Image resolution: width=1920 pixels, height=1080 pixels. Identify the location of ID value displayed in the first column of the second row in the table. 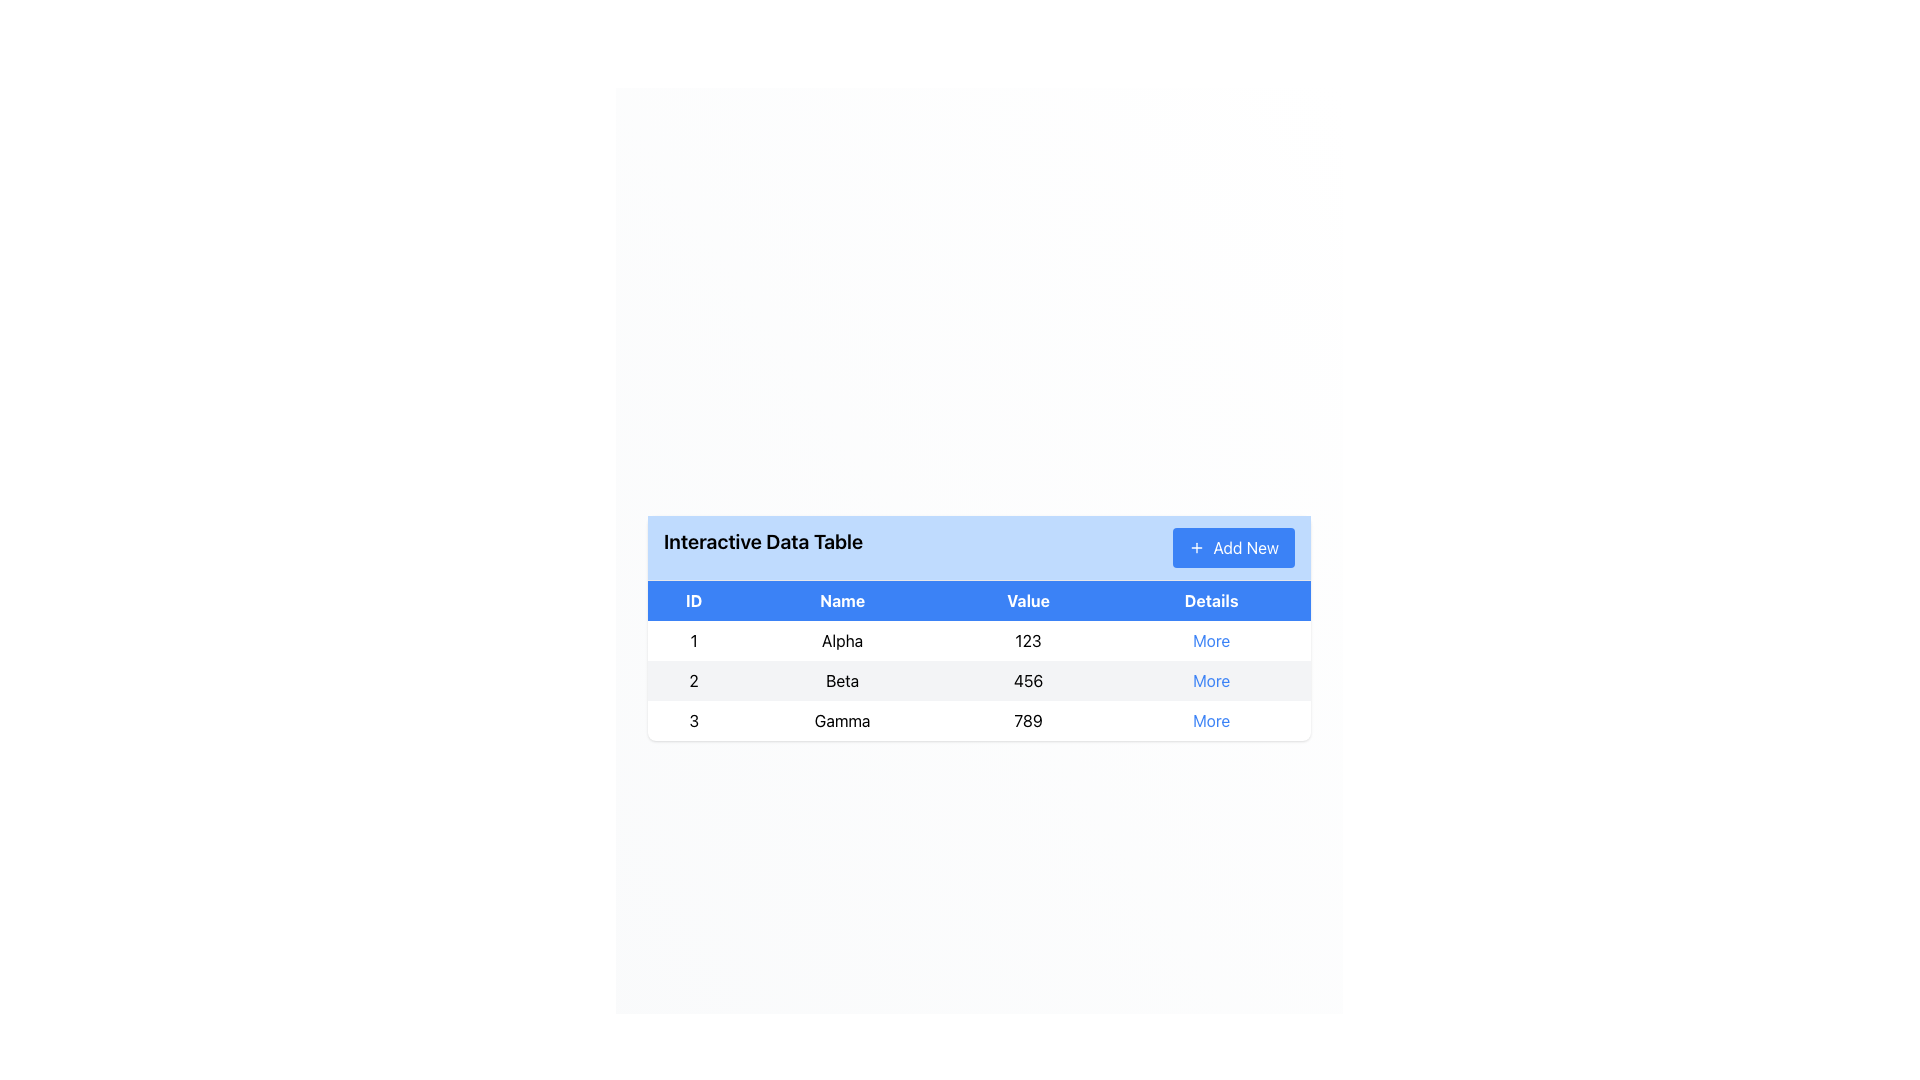
(694, 679).